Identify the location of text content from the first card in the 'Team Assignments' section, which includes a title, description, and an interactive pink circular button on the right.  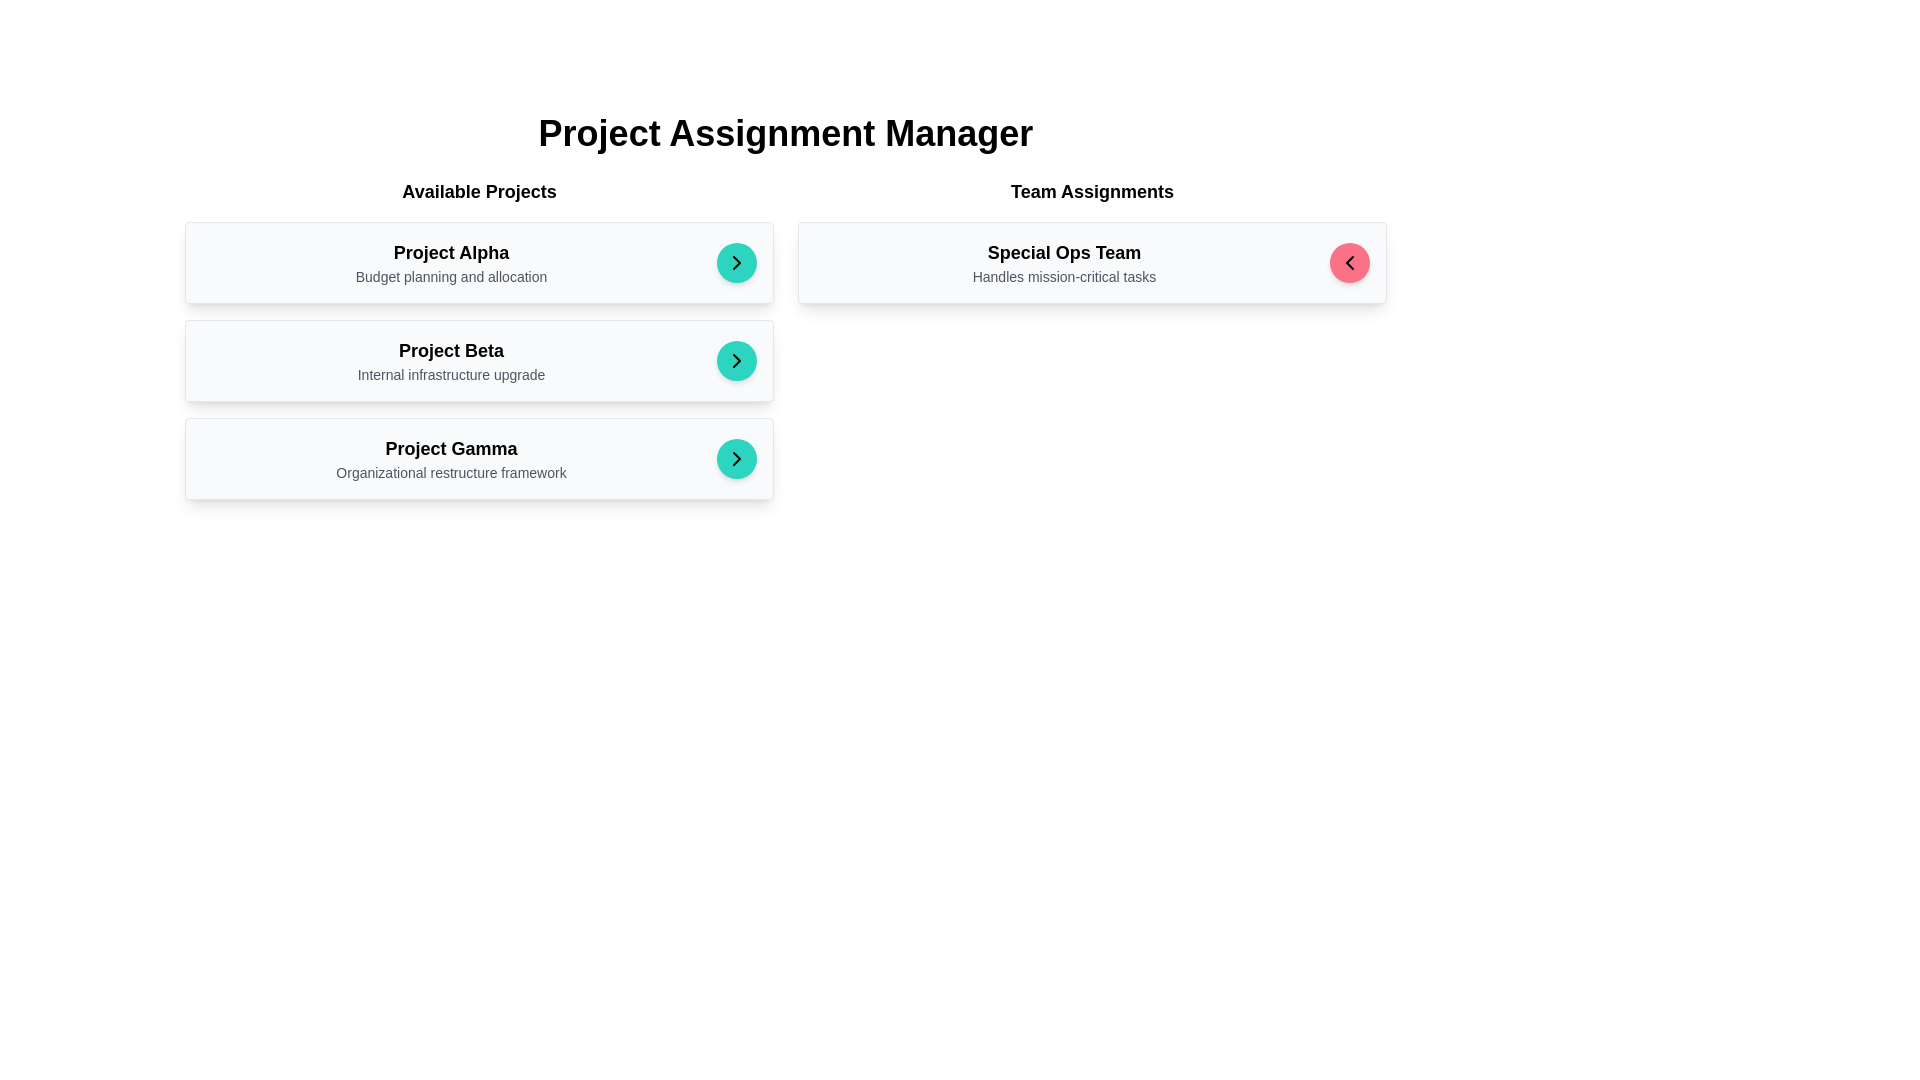
(1091, 261).